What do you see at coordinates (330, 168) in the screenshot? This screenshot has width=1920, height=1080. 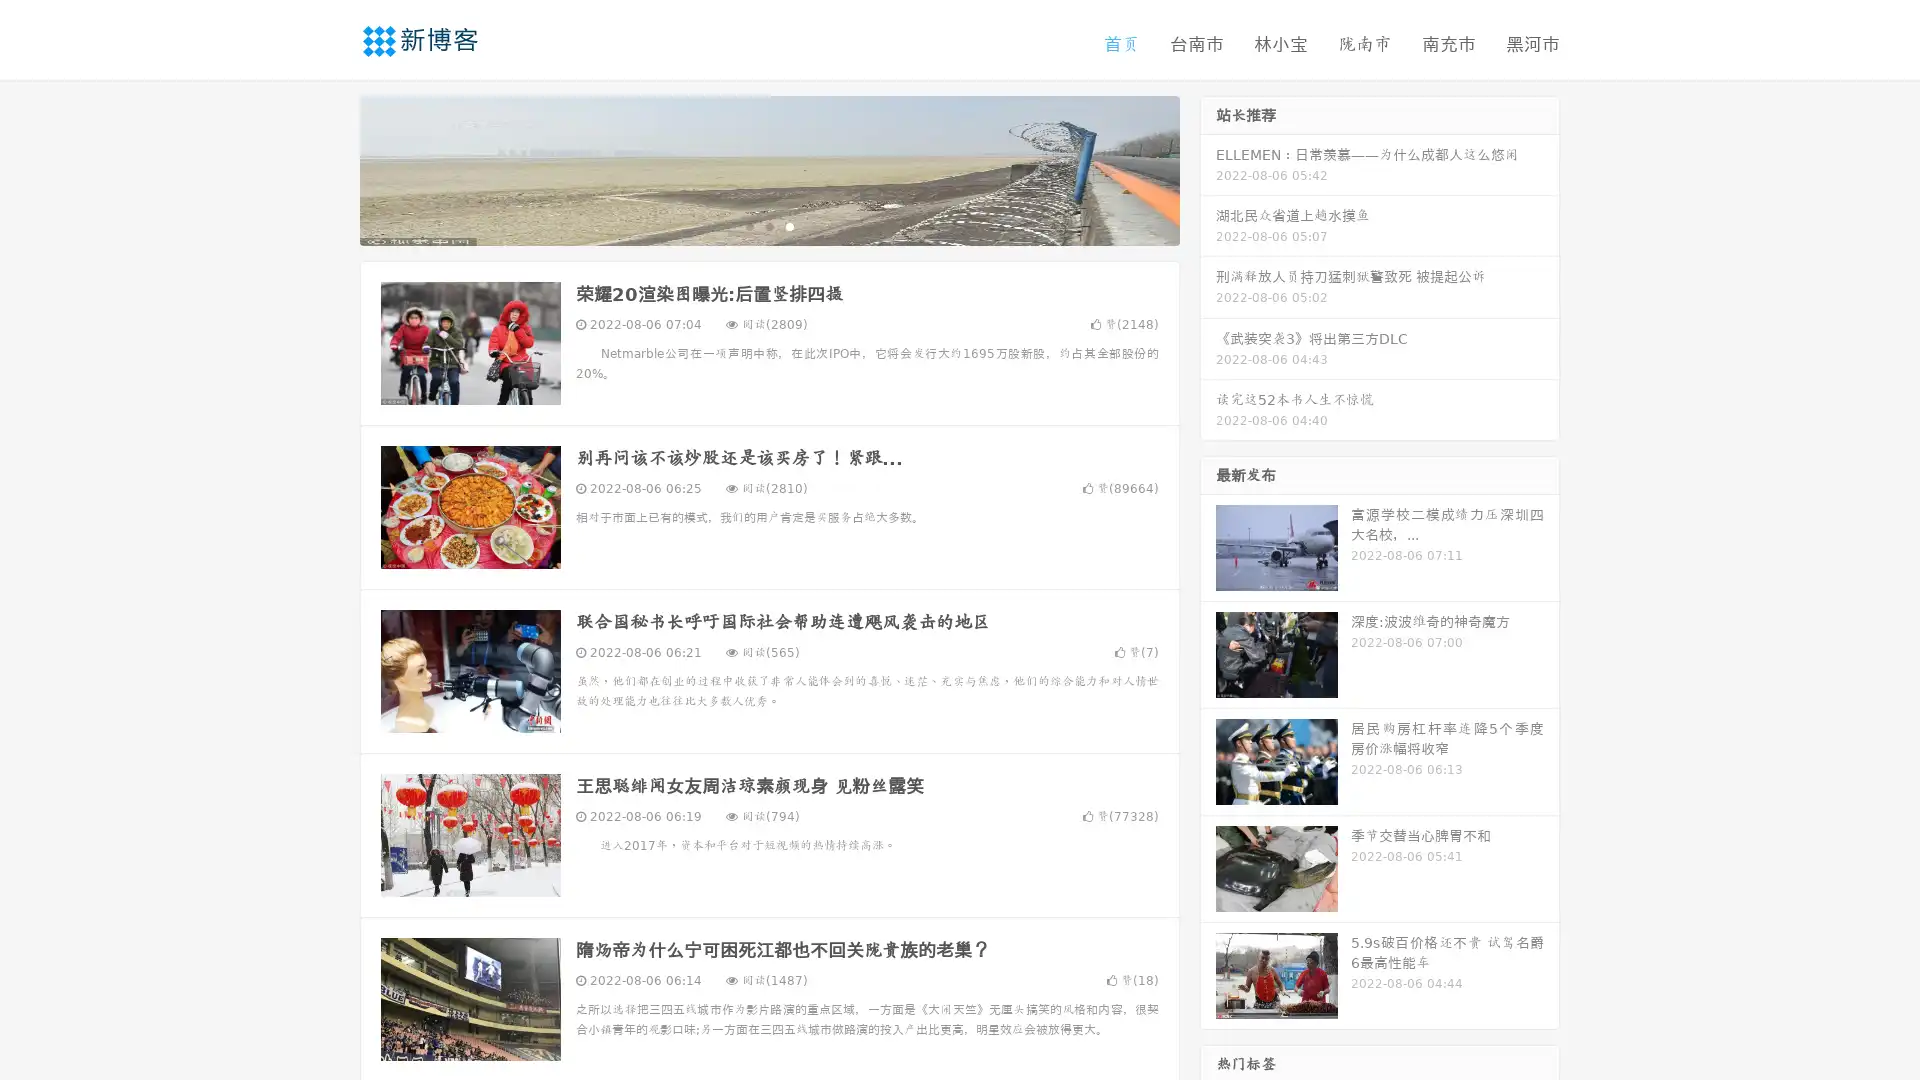 I see `Previous slide` at bounding box center [330, 168].